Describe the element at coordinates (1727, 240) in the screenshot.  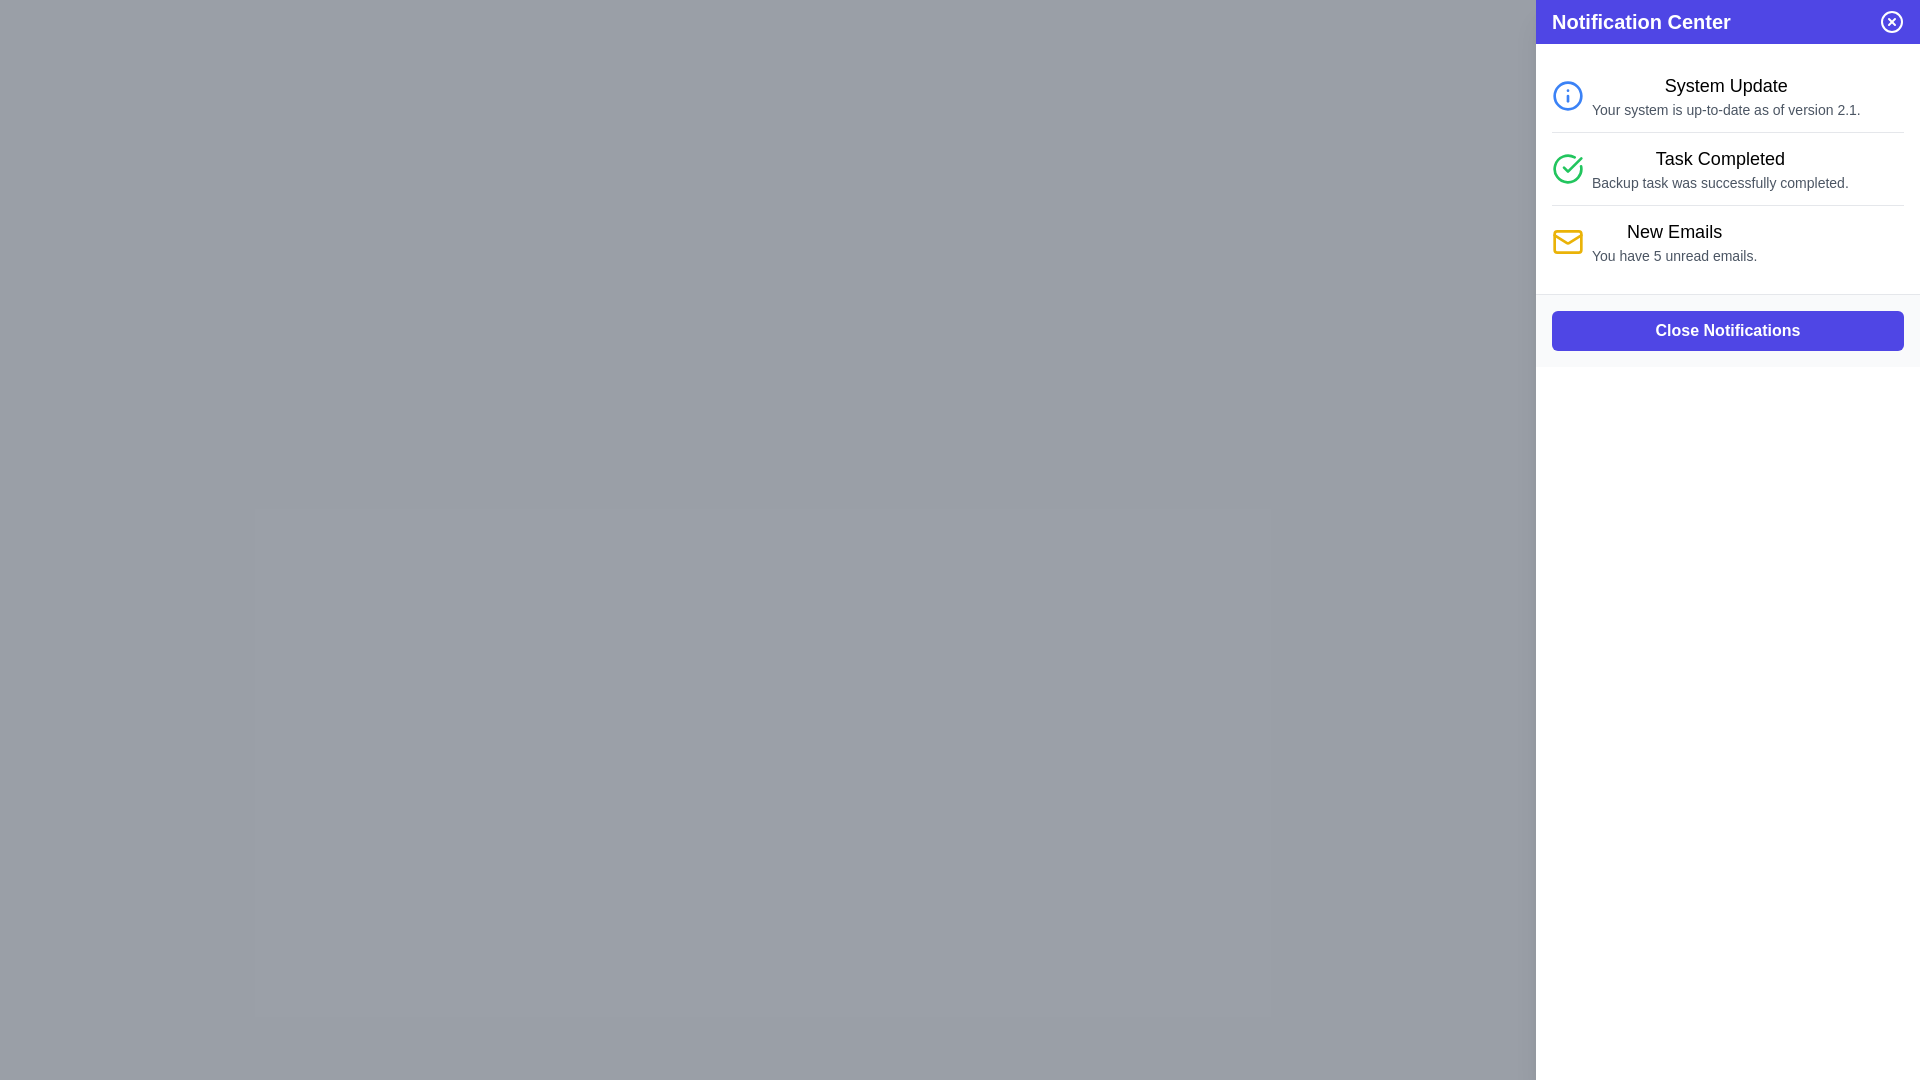
I see `the notification entry labeled 'New Emails' with a yellow mail icon and subtext indicating 5 unread emails` at that location.